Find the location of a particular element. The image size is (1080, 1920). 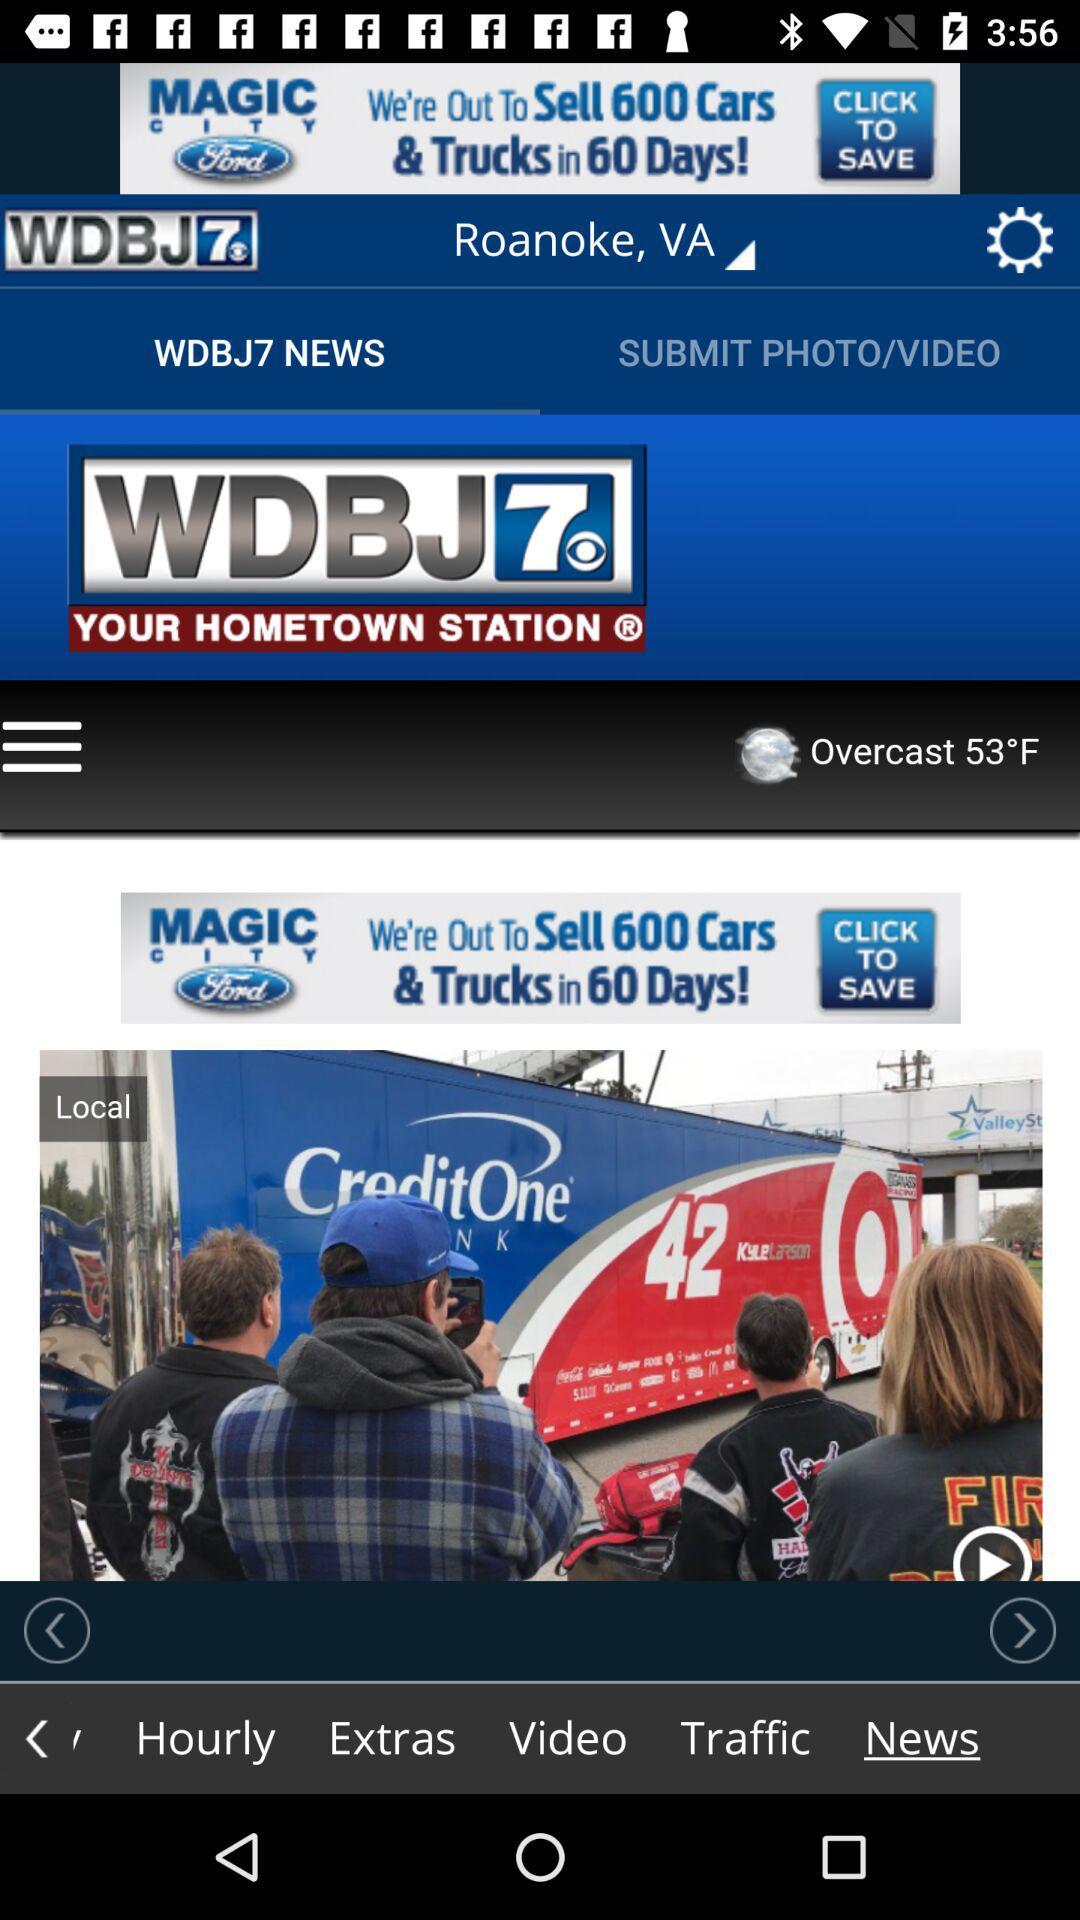

homepage is located at coordinates (131, 240).